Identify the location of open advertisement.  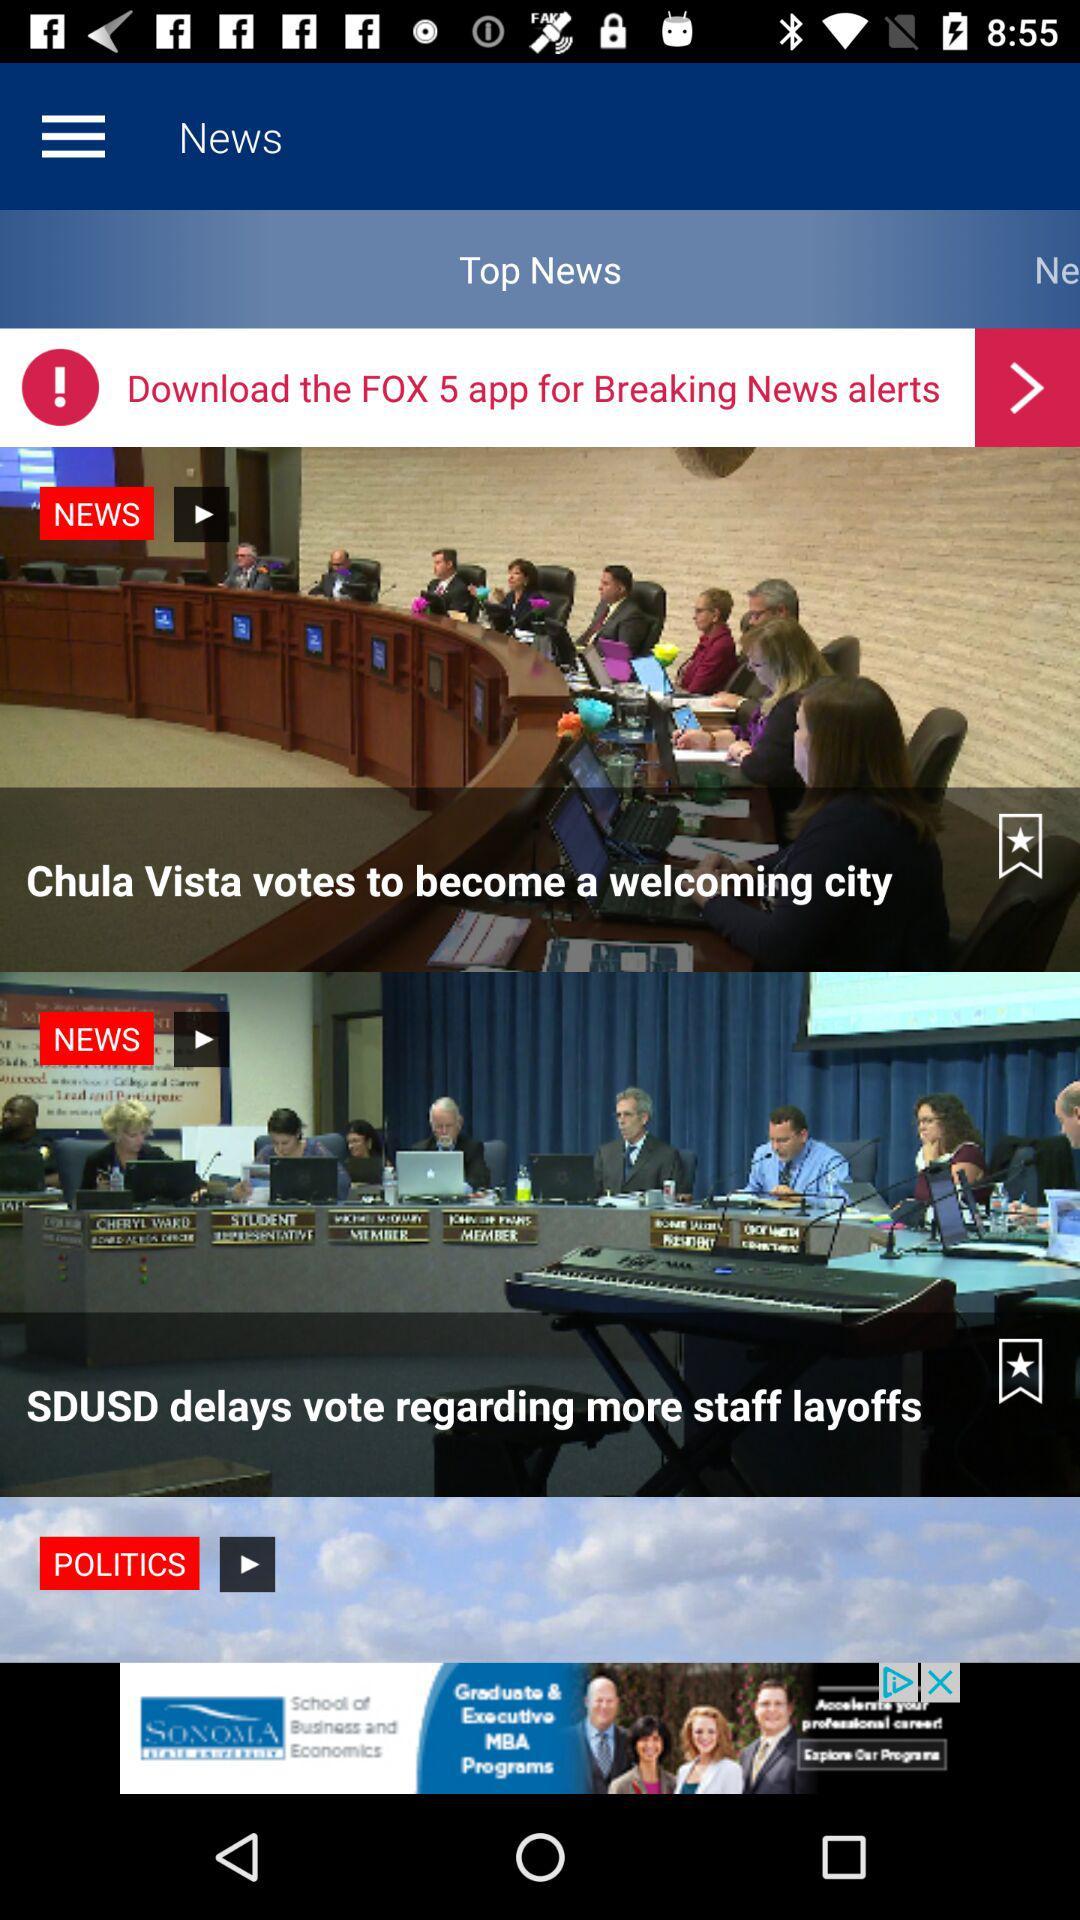
(540, 1727).